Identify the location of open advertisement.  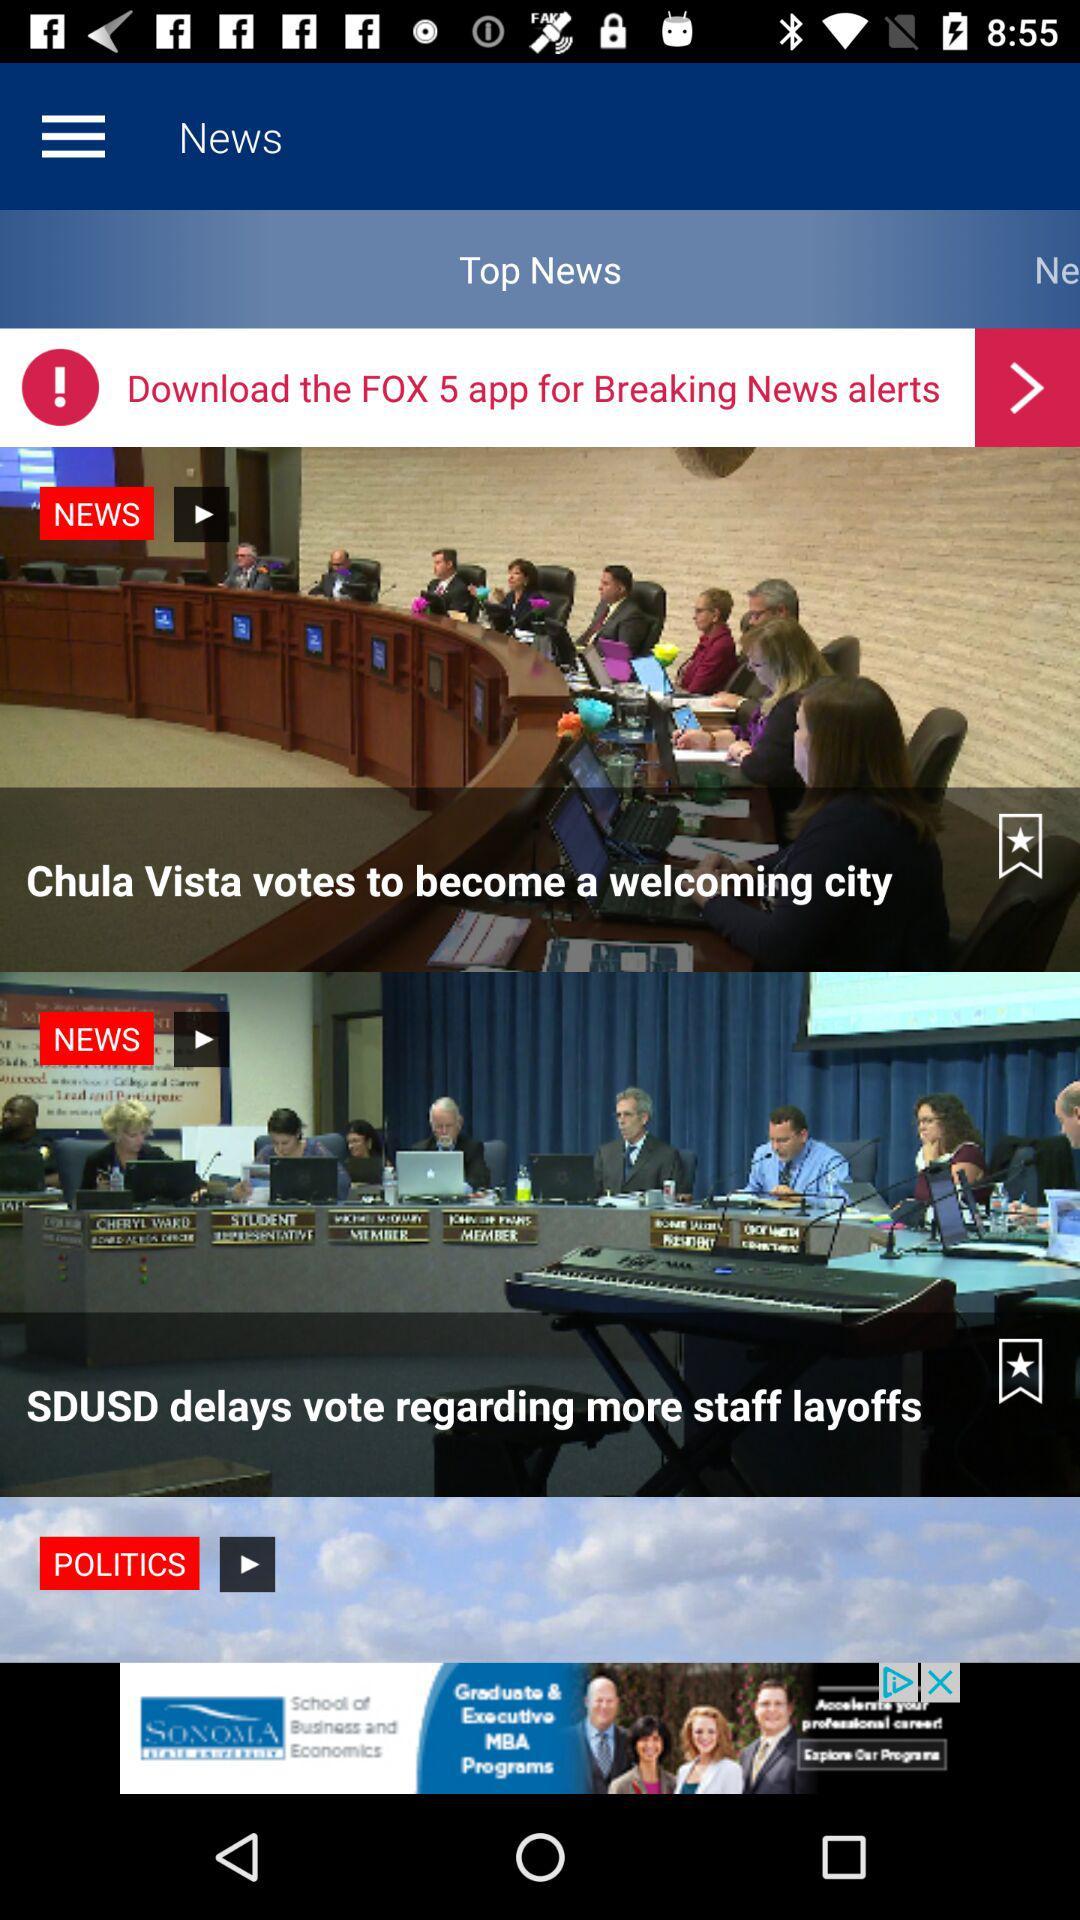
(540, 1727).